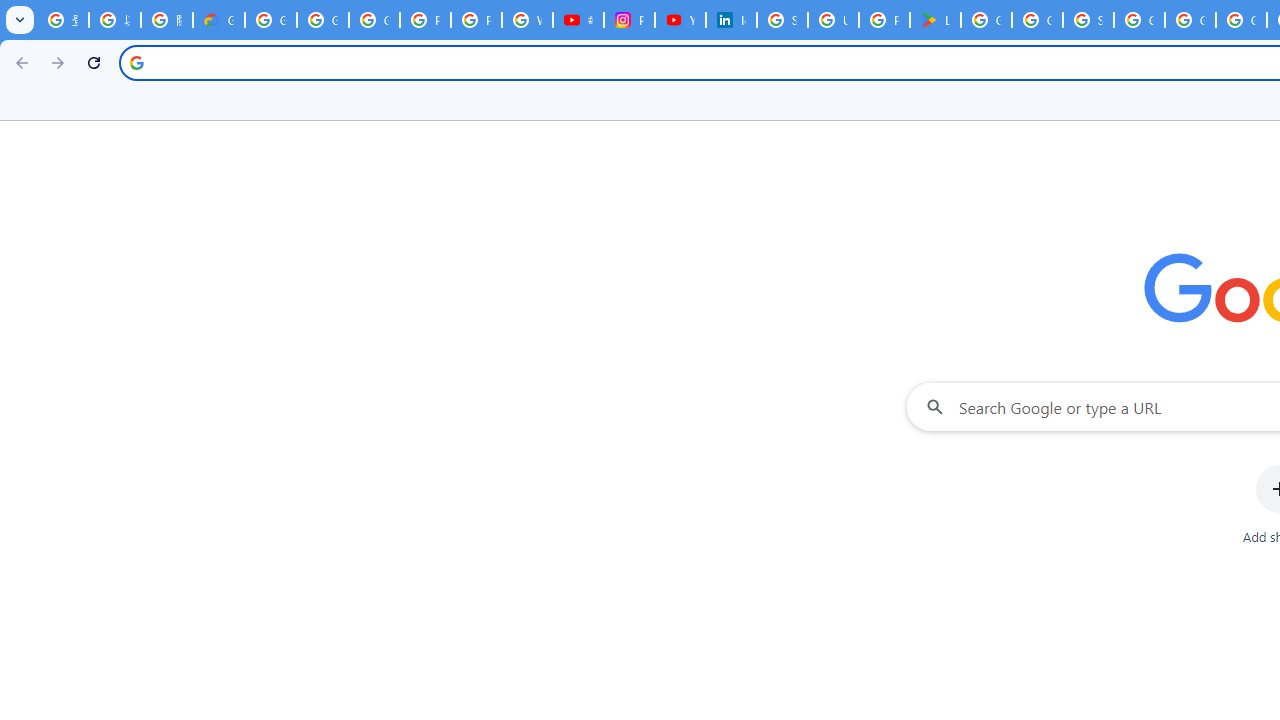 This screenshot has width=1280, height=720. I want to click on 'Sign in - Google Accounts', so click(781, 20).